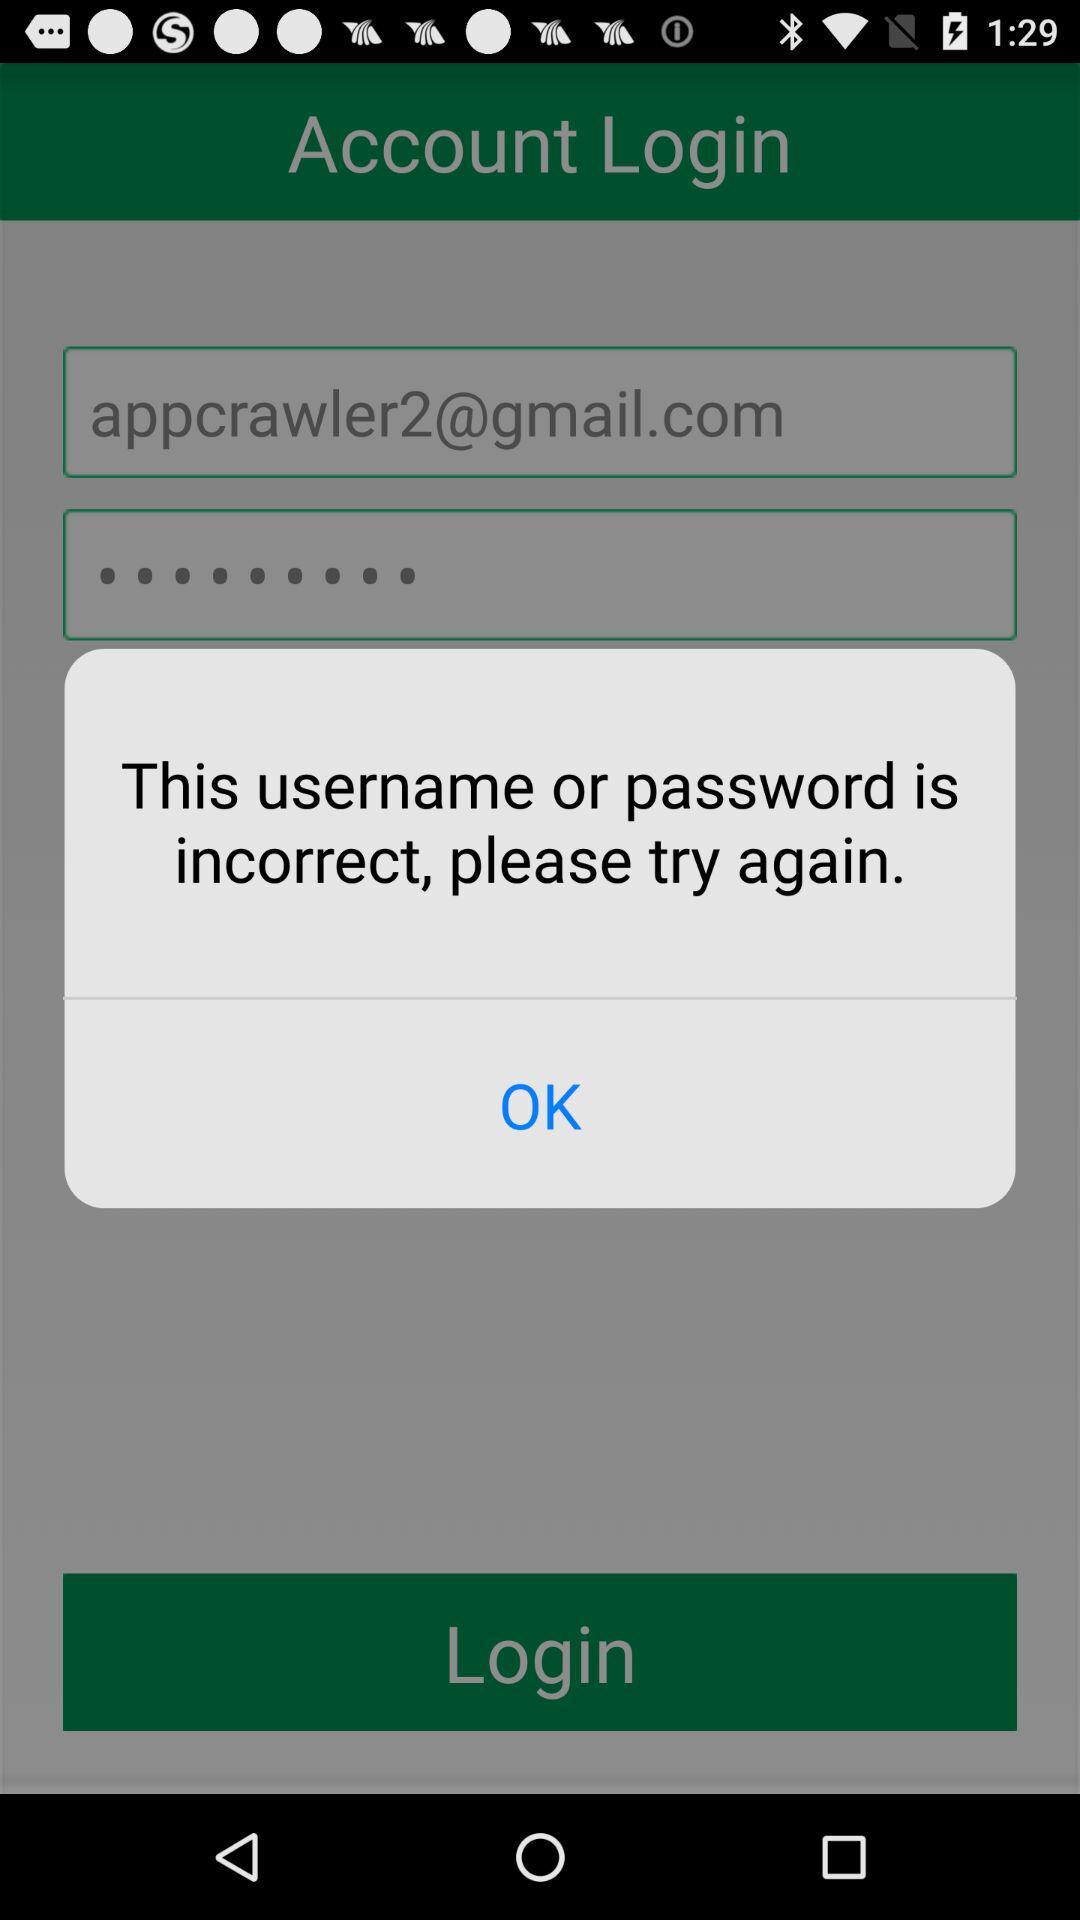 This screenshot has height=1920, width=1080. Describe the element at coordinates (540, 1103) in the screenshot. I see `ok app` at that location.